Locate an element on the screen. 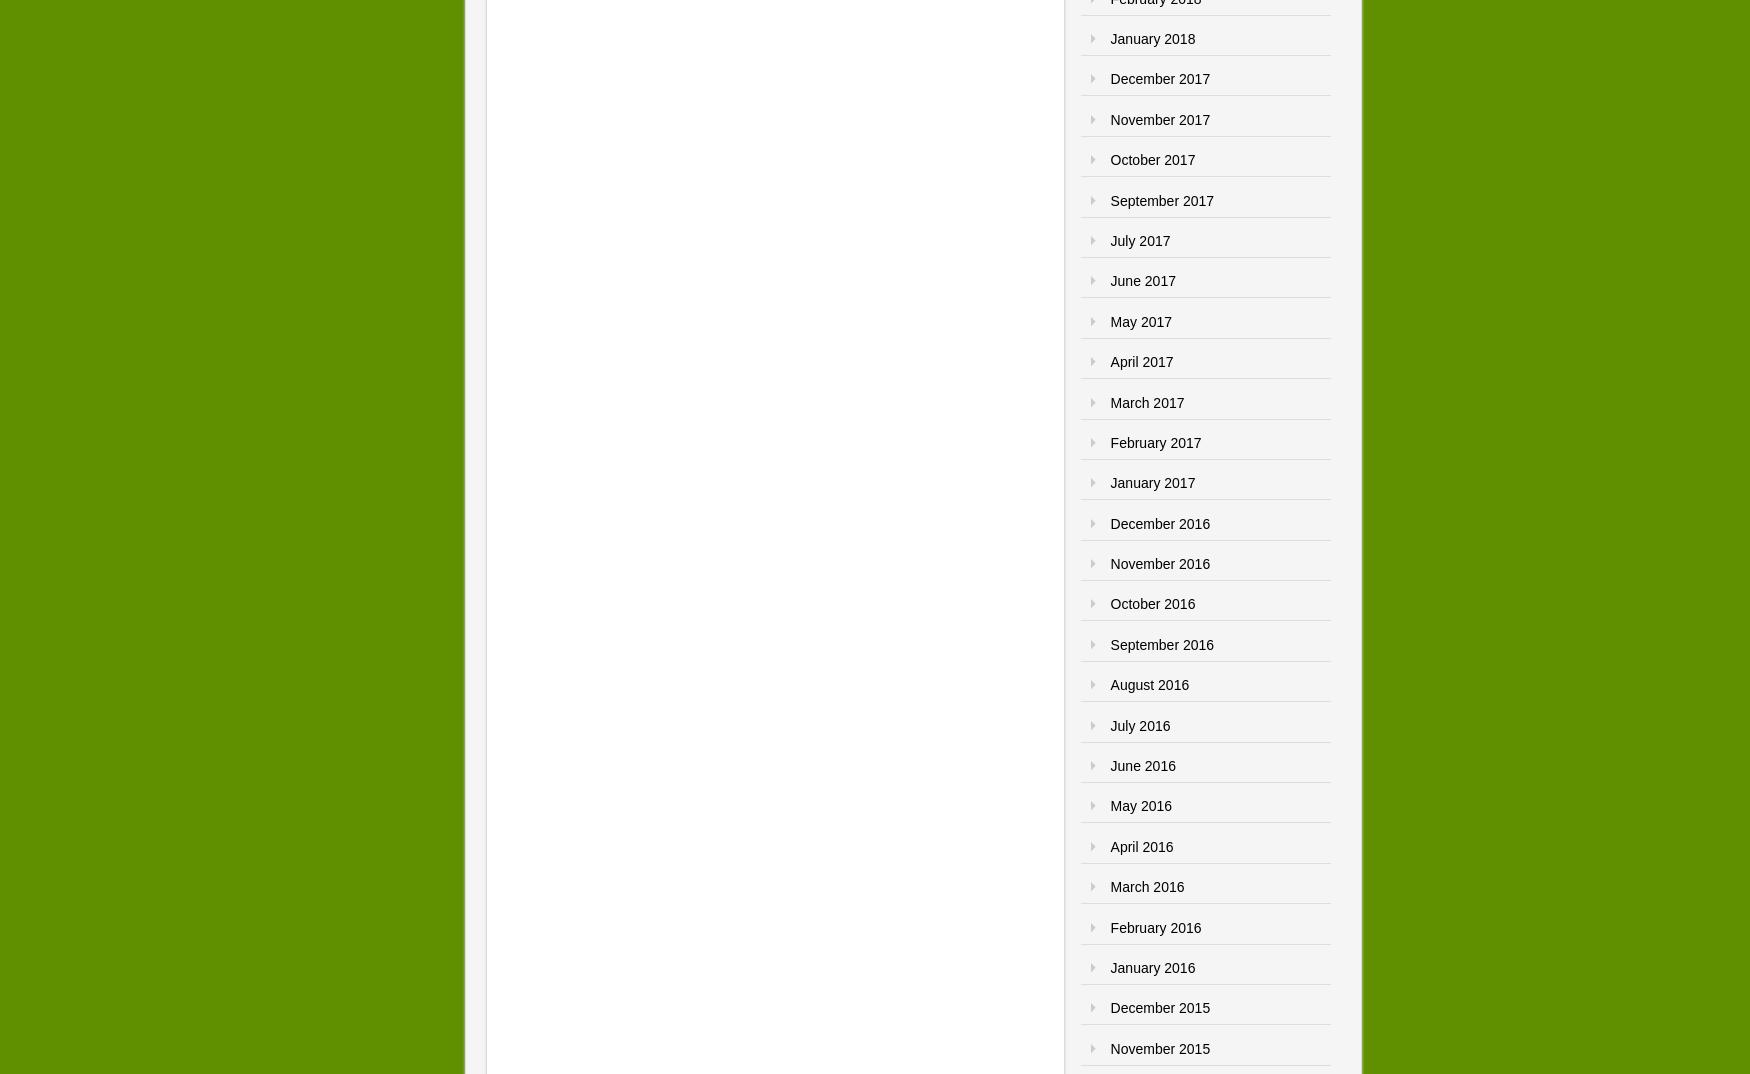 The width and height of the screenshot is (1750, 1074). 'October 2016' is located at coordinates (1151, 604).